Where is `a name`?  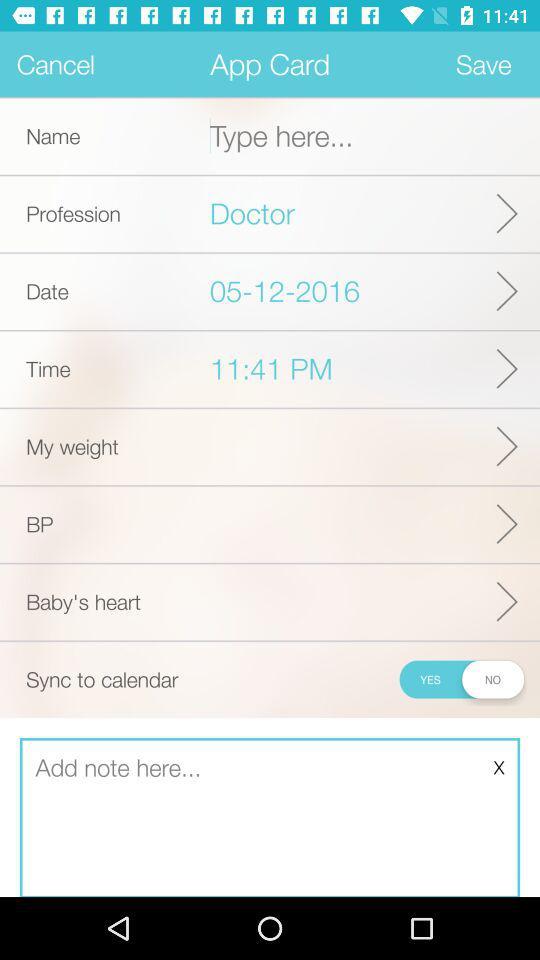
a name is located at coordinates (374, 134).